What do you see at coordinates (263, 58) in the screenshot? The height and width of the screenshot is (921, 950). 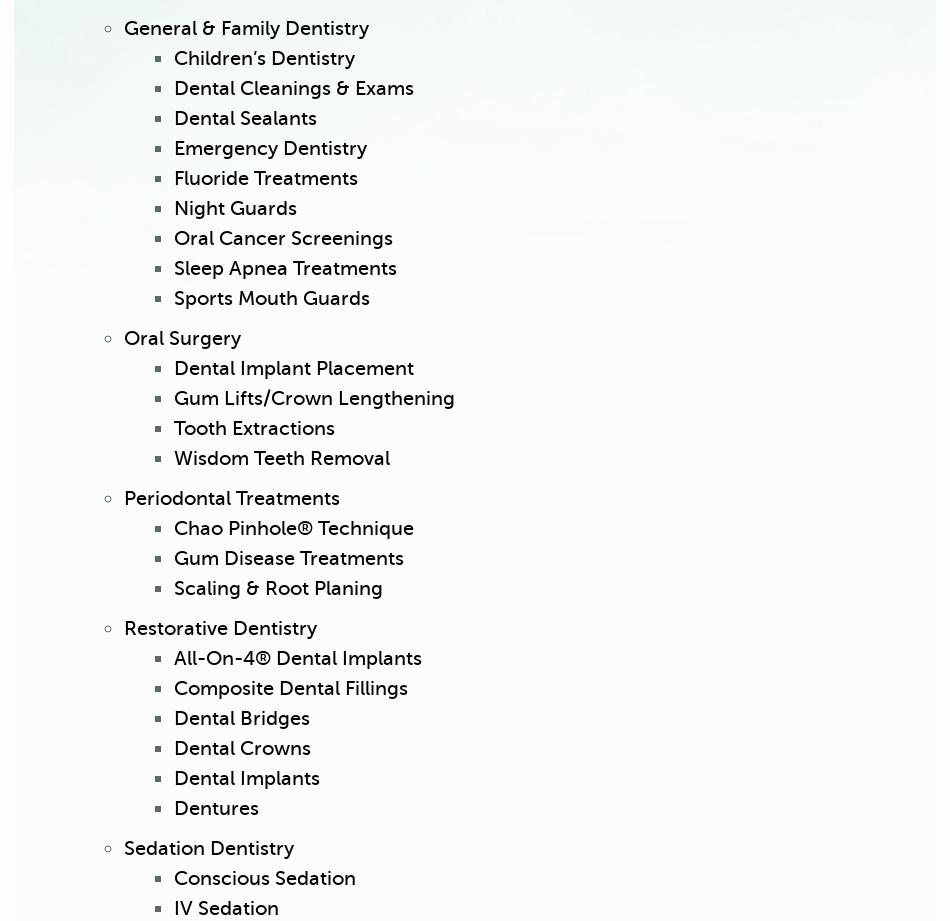 I see `'Children’s Dentistry'` at bounding box center [263, 58].